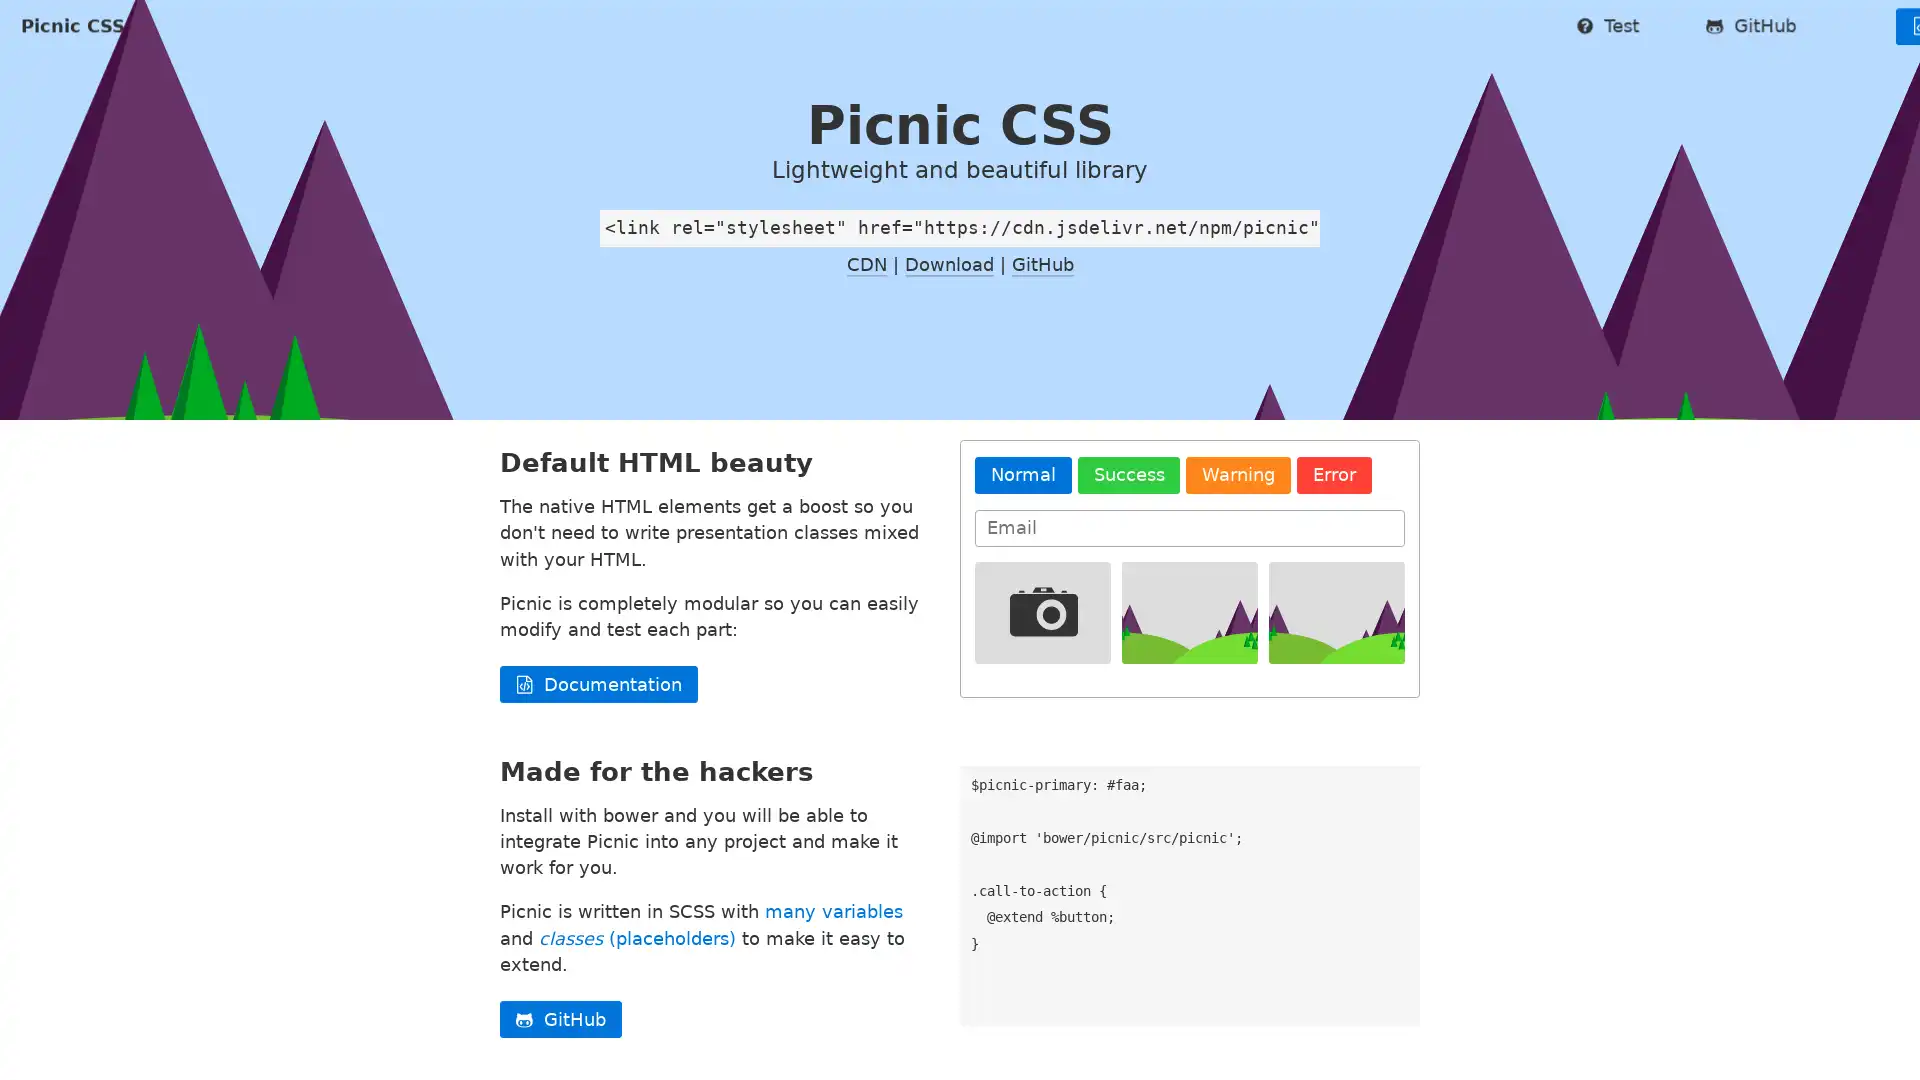  What do you see at coordinates (1128, 533) in the screenshot?
I see `Success` at bounding box center [1128, 533].